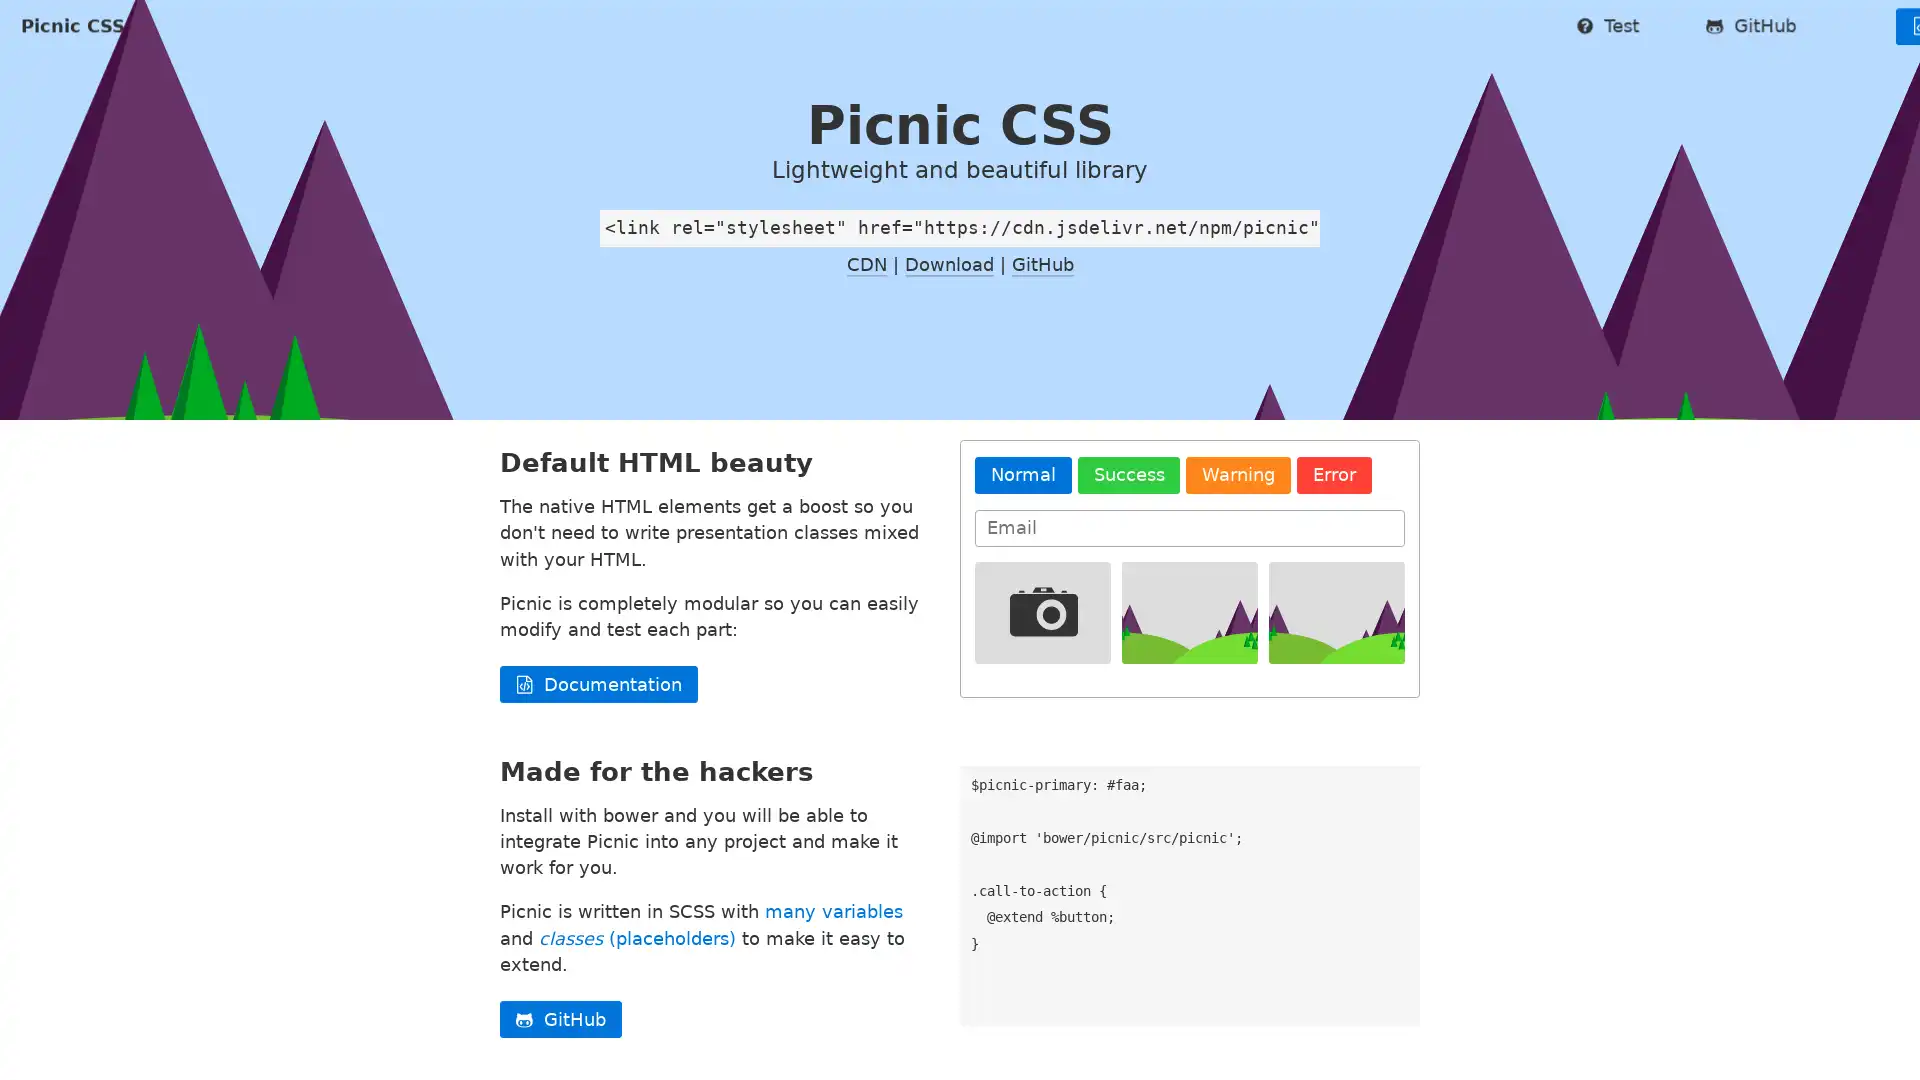  What do you see at coordinates (1128, 533) in the screenshot?
I see `Success` at bounding box center [1128, 533].